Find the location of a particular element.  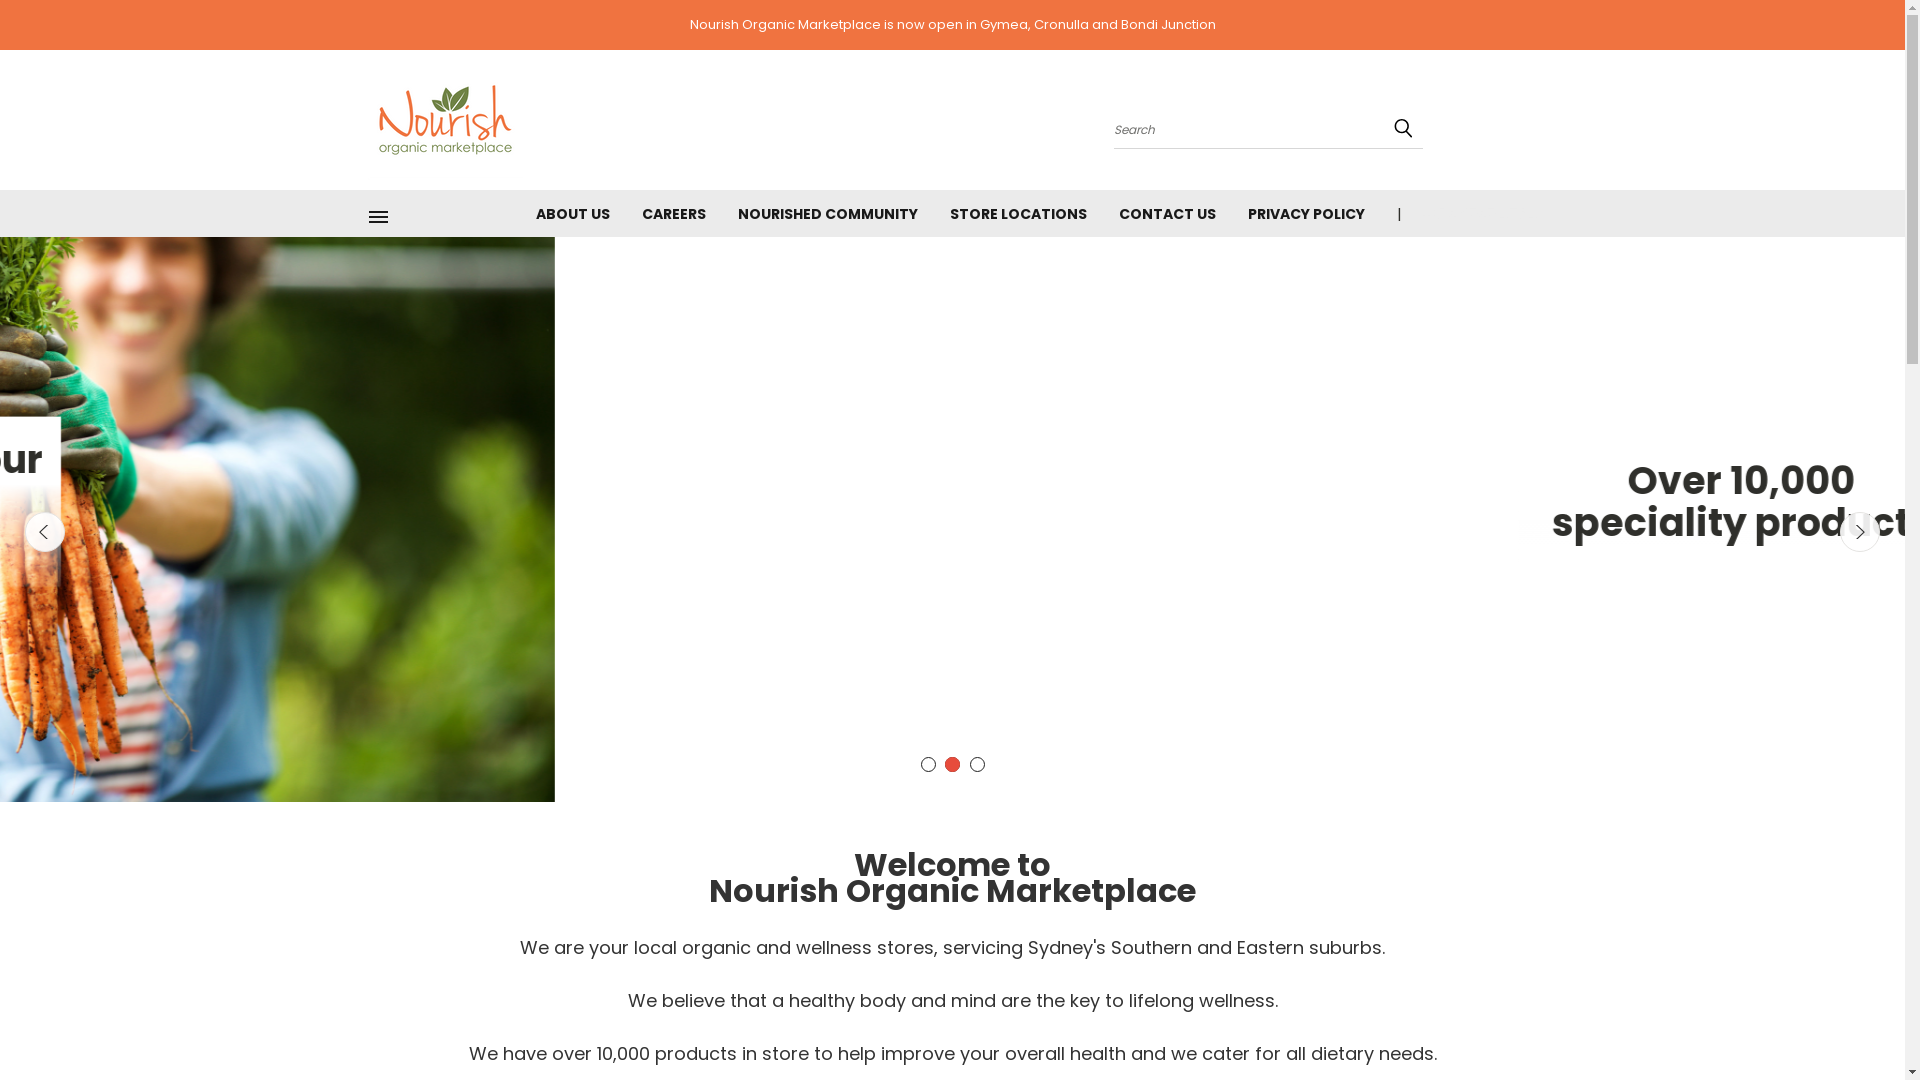

'Next' is located at coordinates (1859, 531).